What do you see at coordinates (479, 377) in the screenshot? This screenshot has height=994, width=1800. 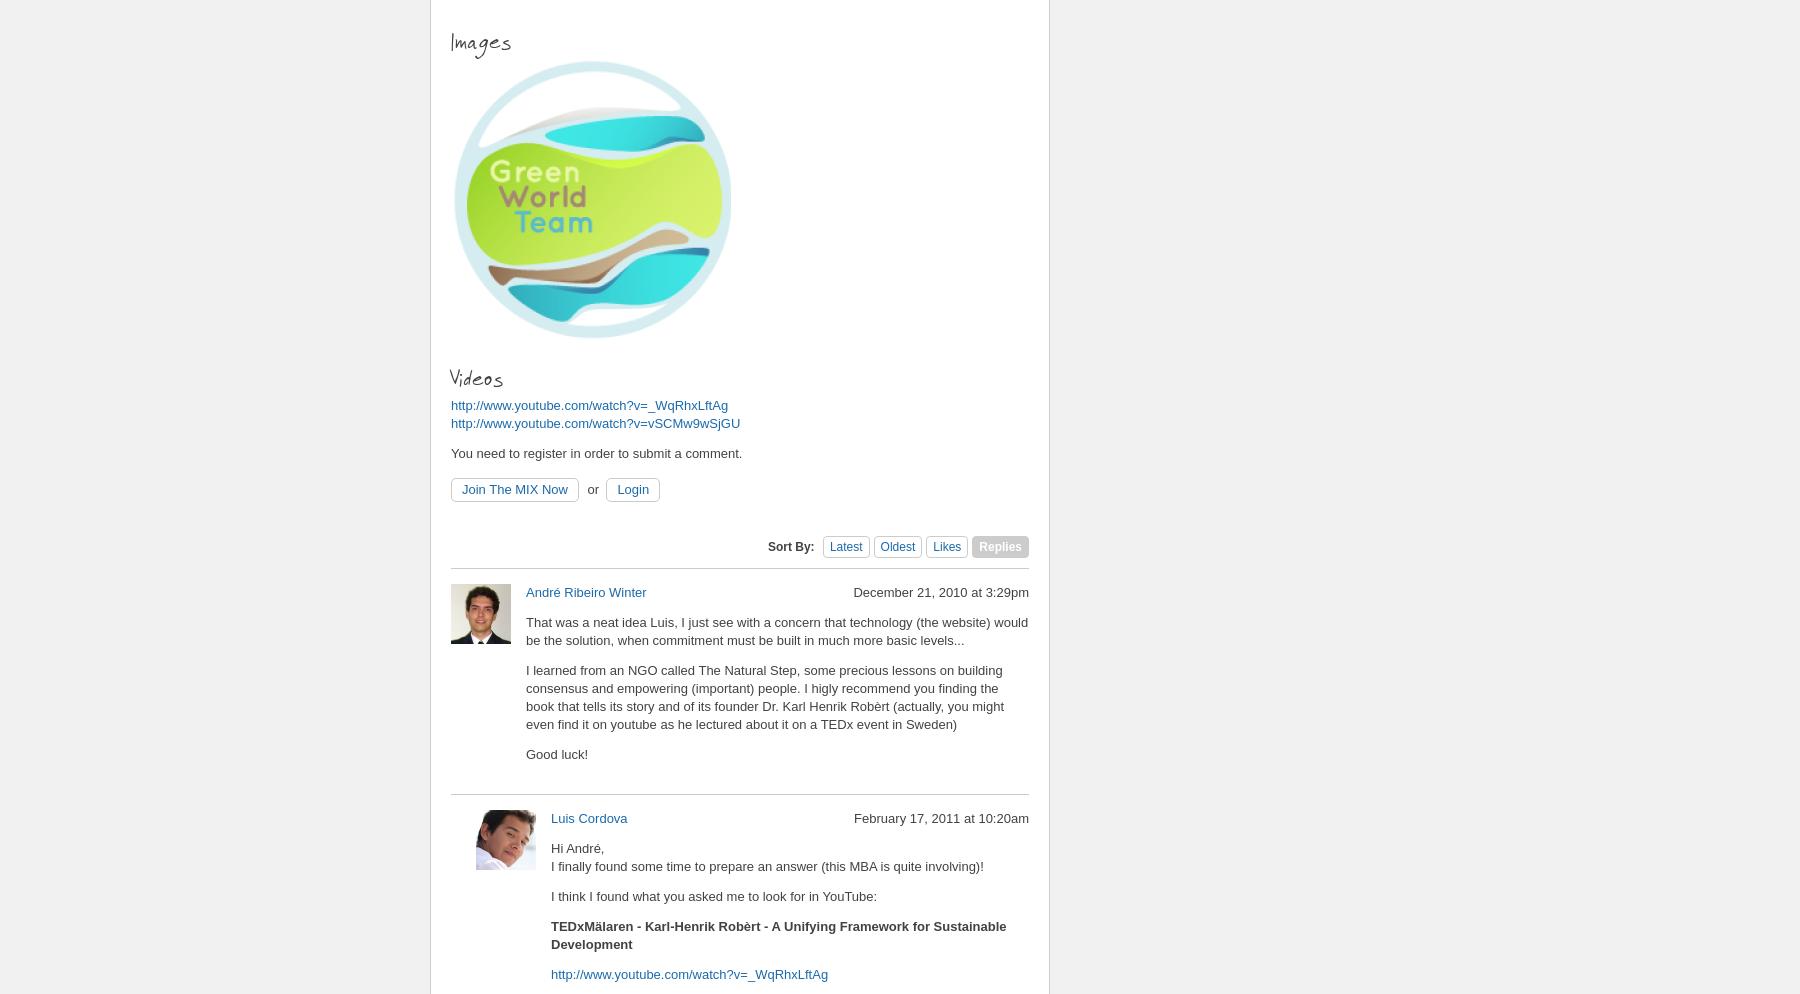 I see `'Videos'` at bounding box center [479, 377].